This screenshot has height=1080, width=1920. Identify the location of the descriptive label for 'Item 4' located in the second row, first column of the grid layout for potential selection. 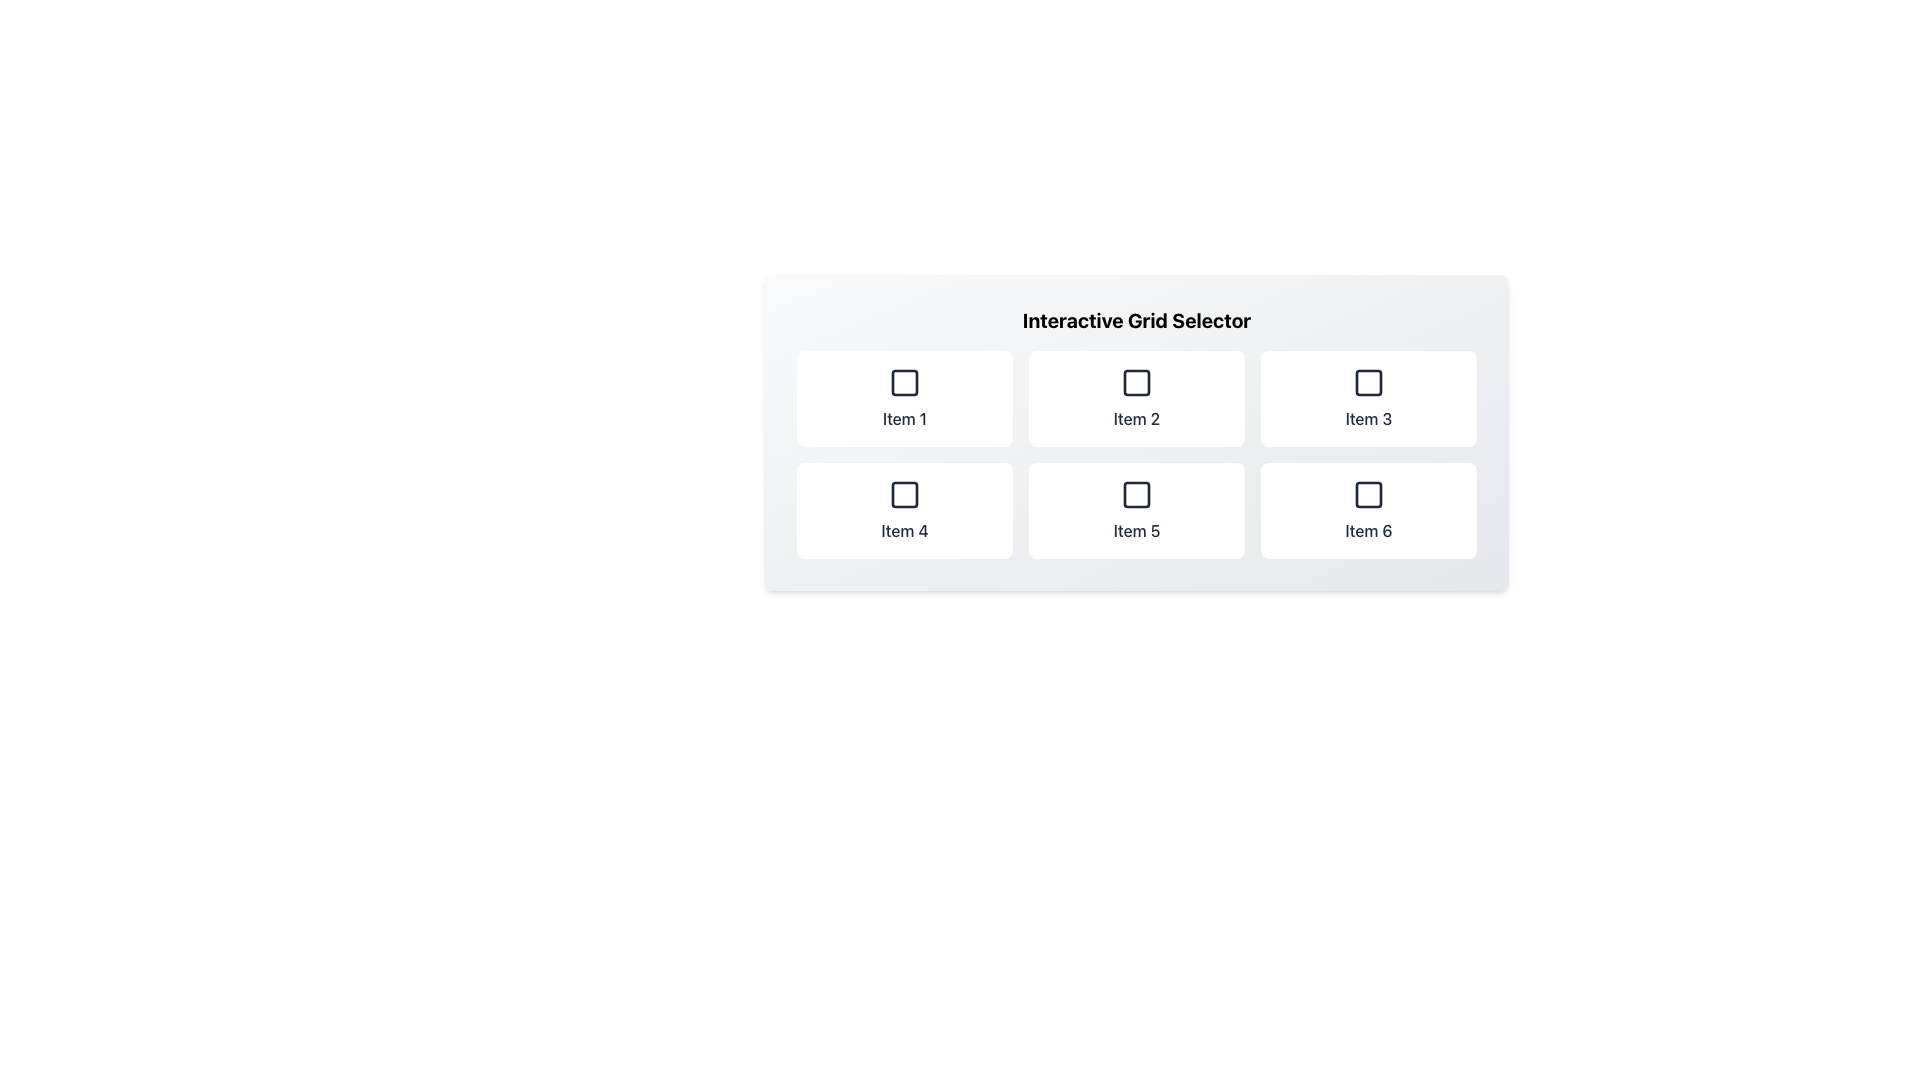
(904, 530).